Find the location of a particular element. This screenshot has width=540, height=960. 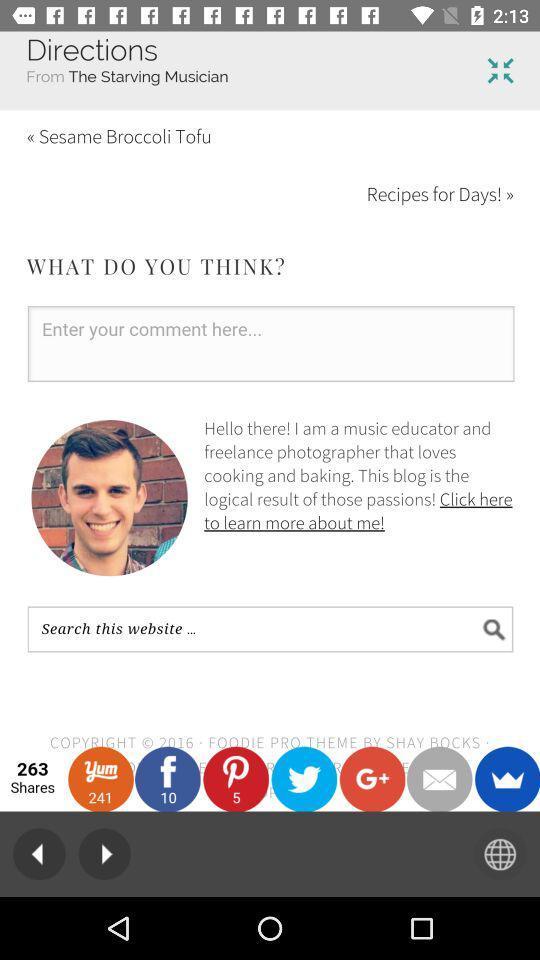

the globe icon is located at coordinates (499, 853).